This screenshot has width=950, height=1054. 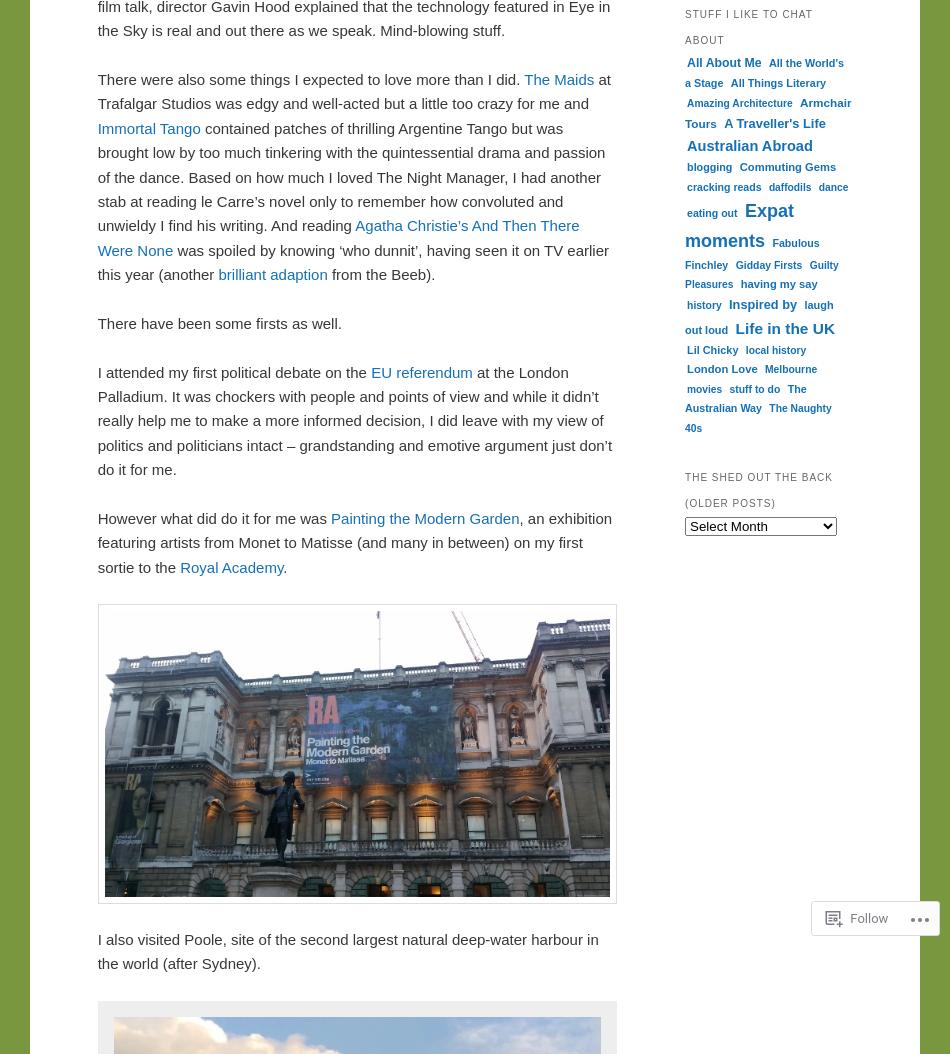 I want to click on 'eating out', so click(x=712, y=213).